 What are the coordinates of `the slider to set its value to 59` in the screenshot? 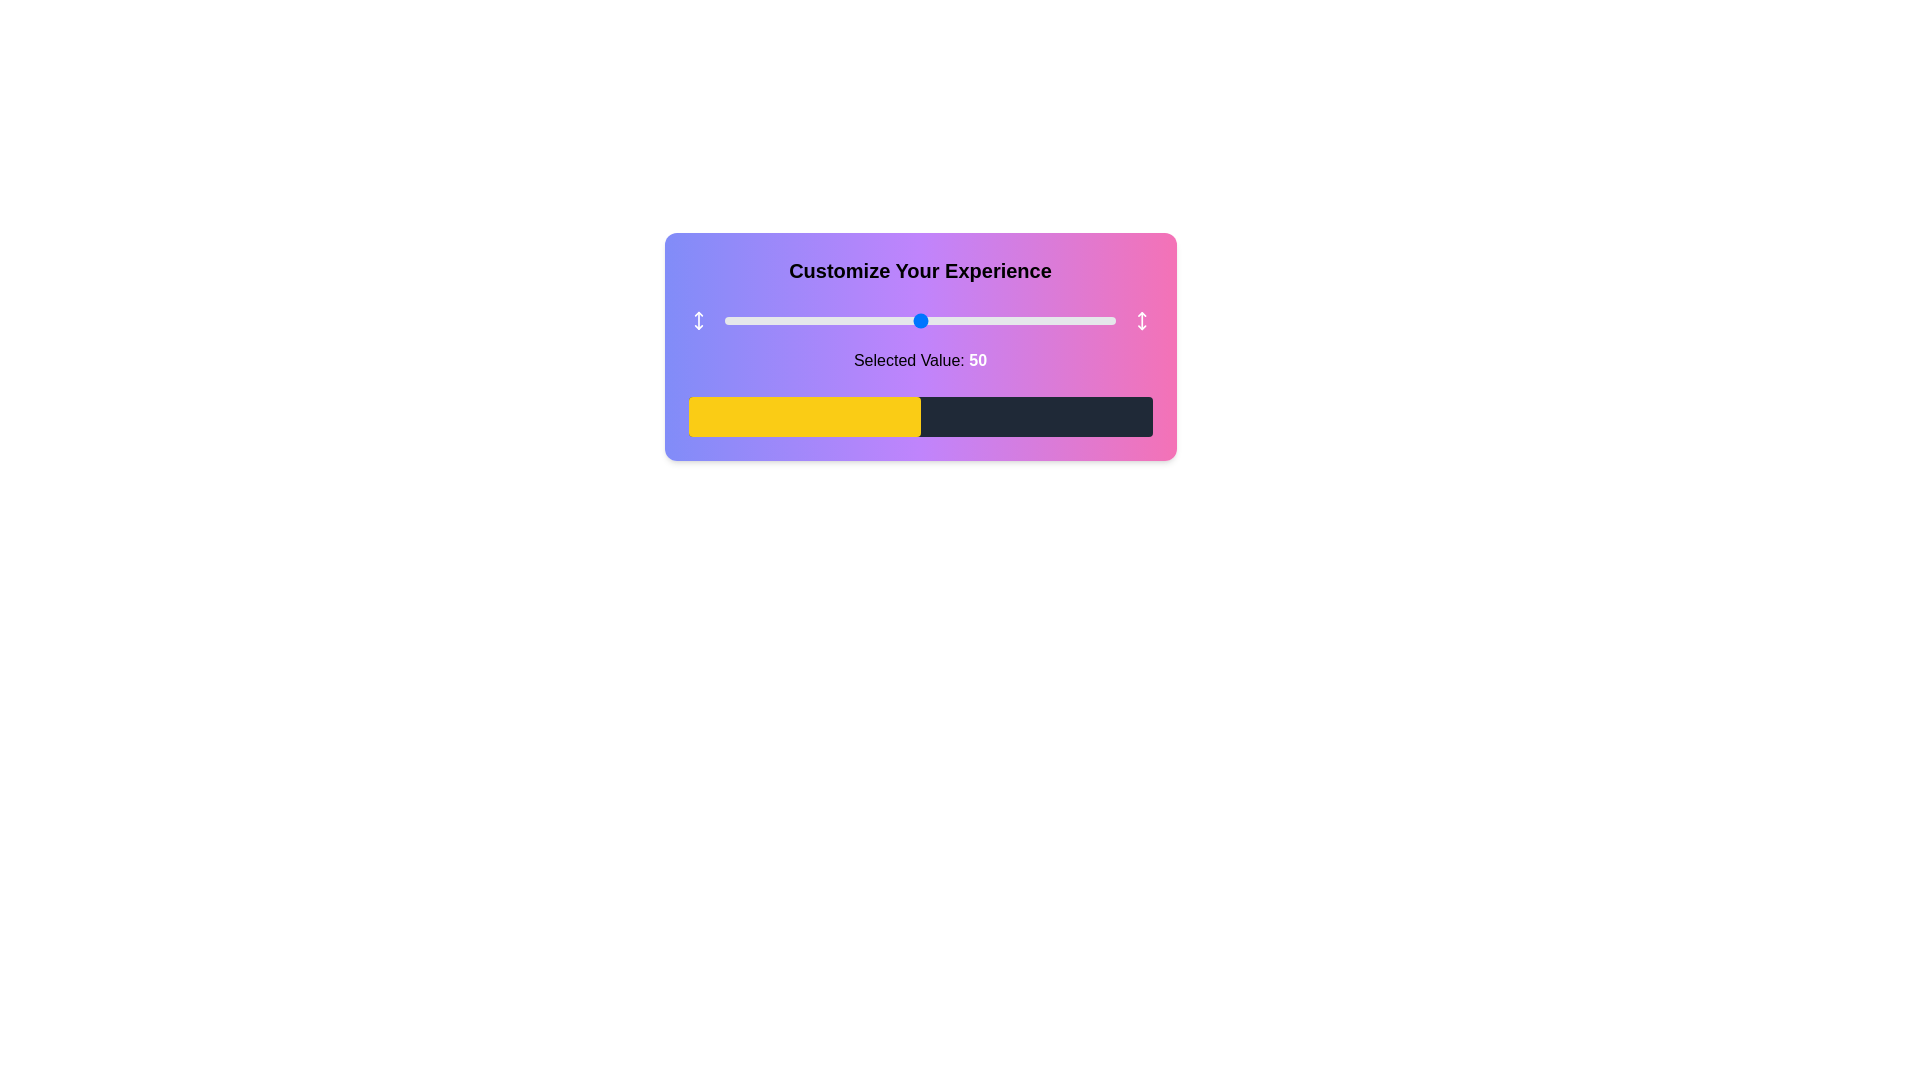 It's located at (954, 319).